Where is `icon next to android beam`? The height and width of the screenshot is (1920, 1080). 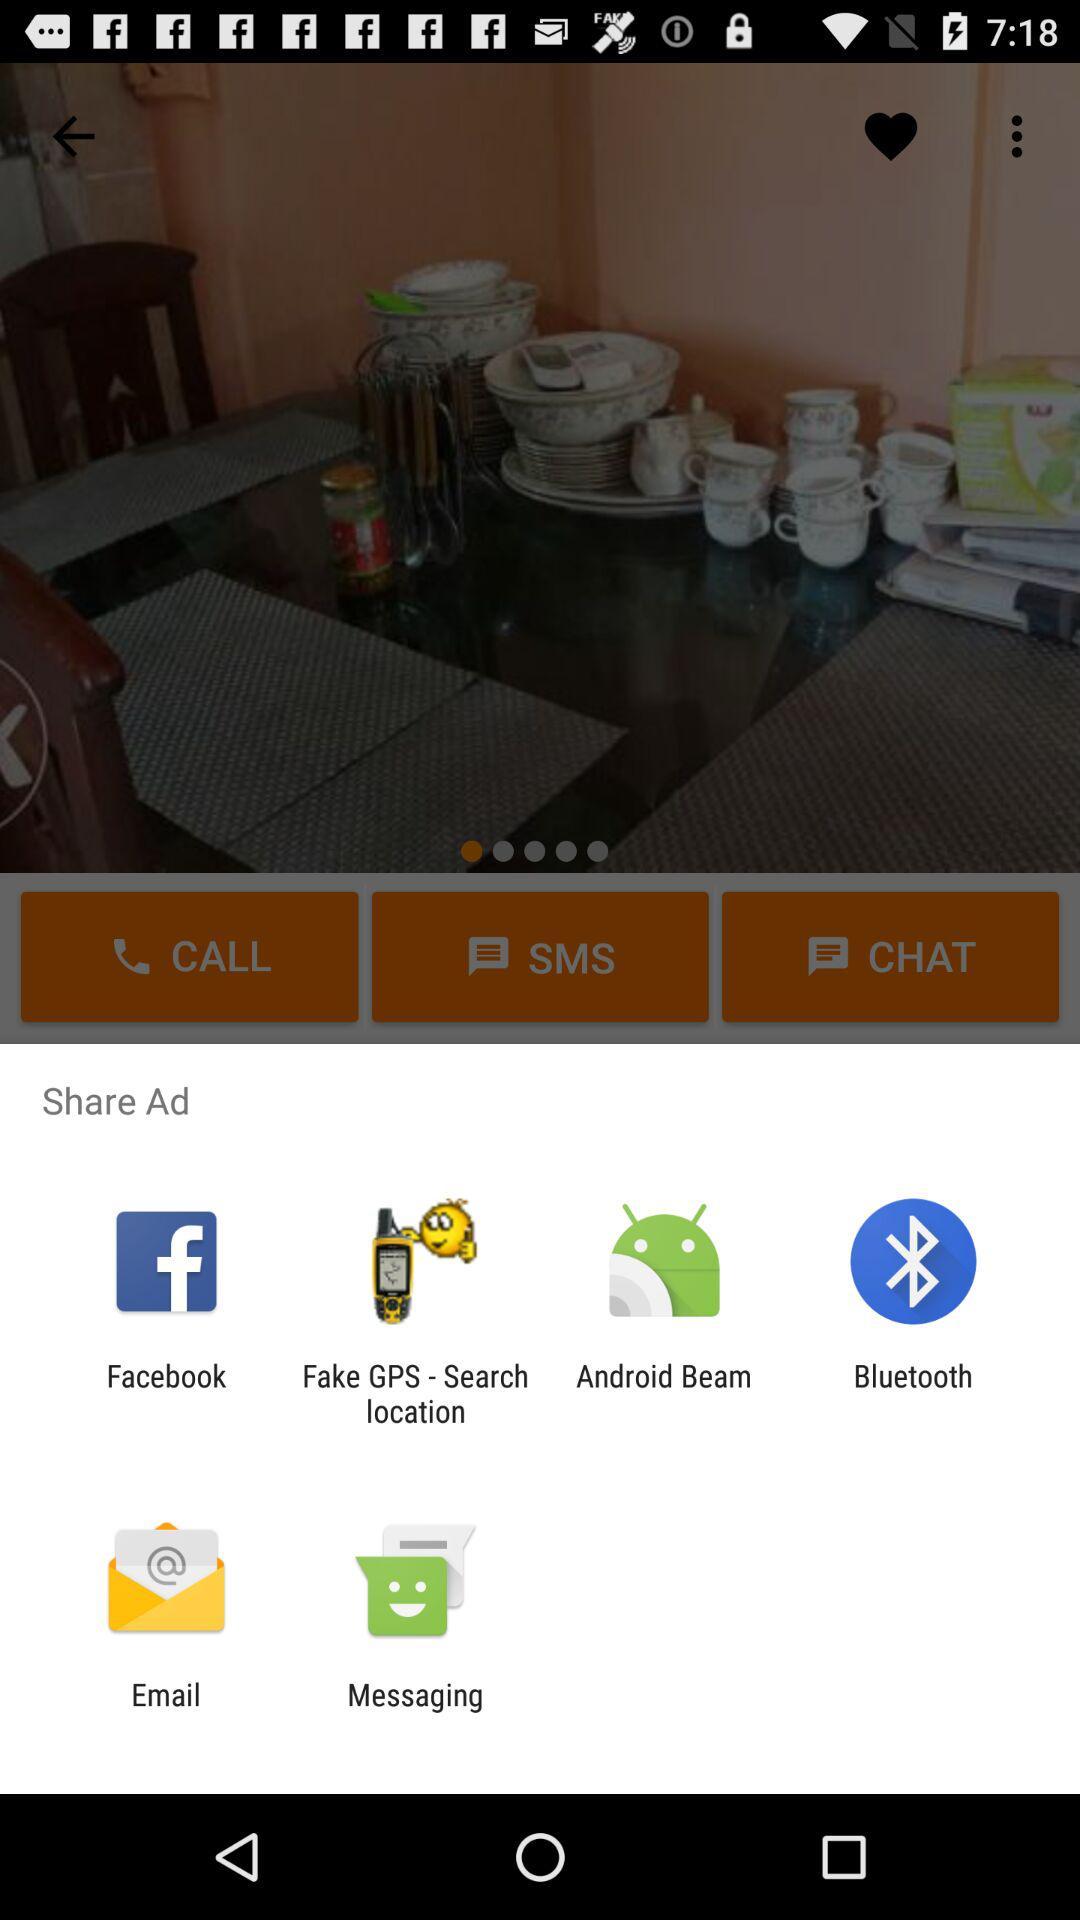 icon next to android beam is located at coordinates (414, 1392).